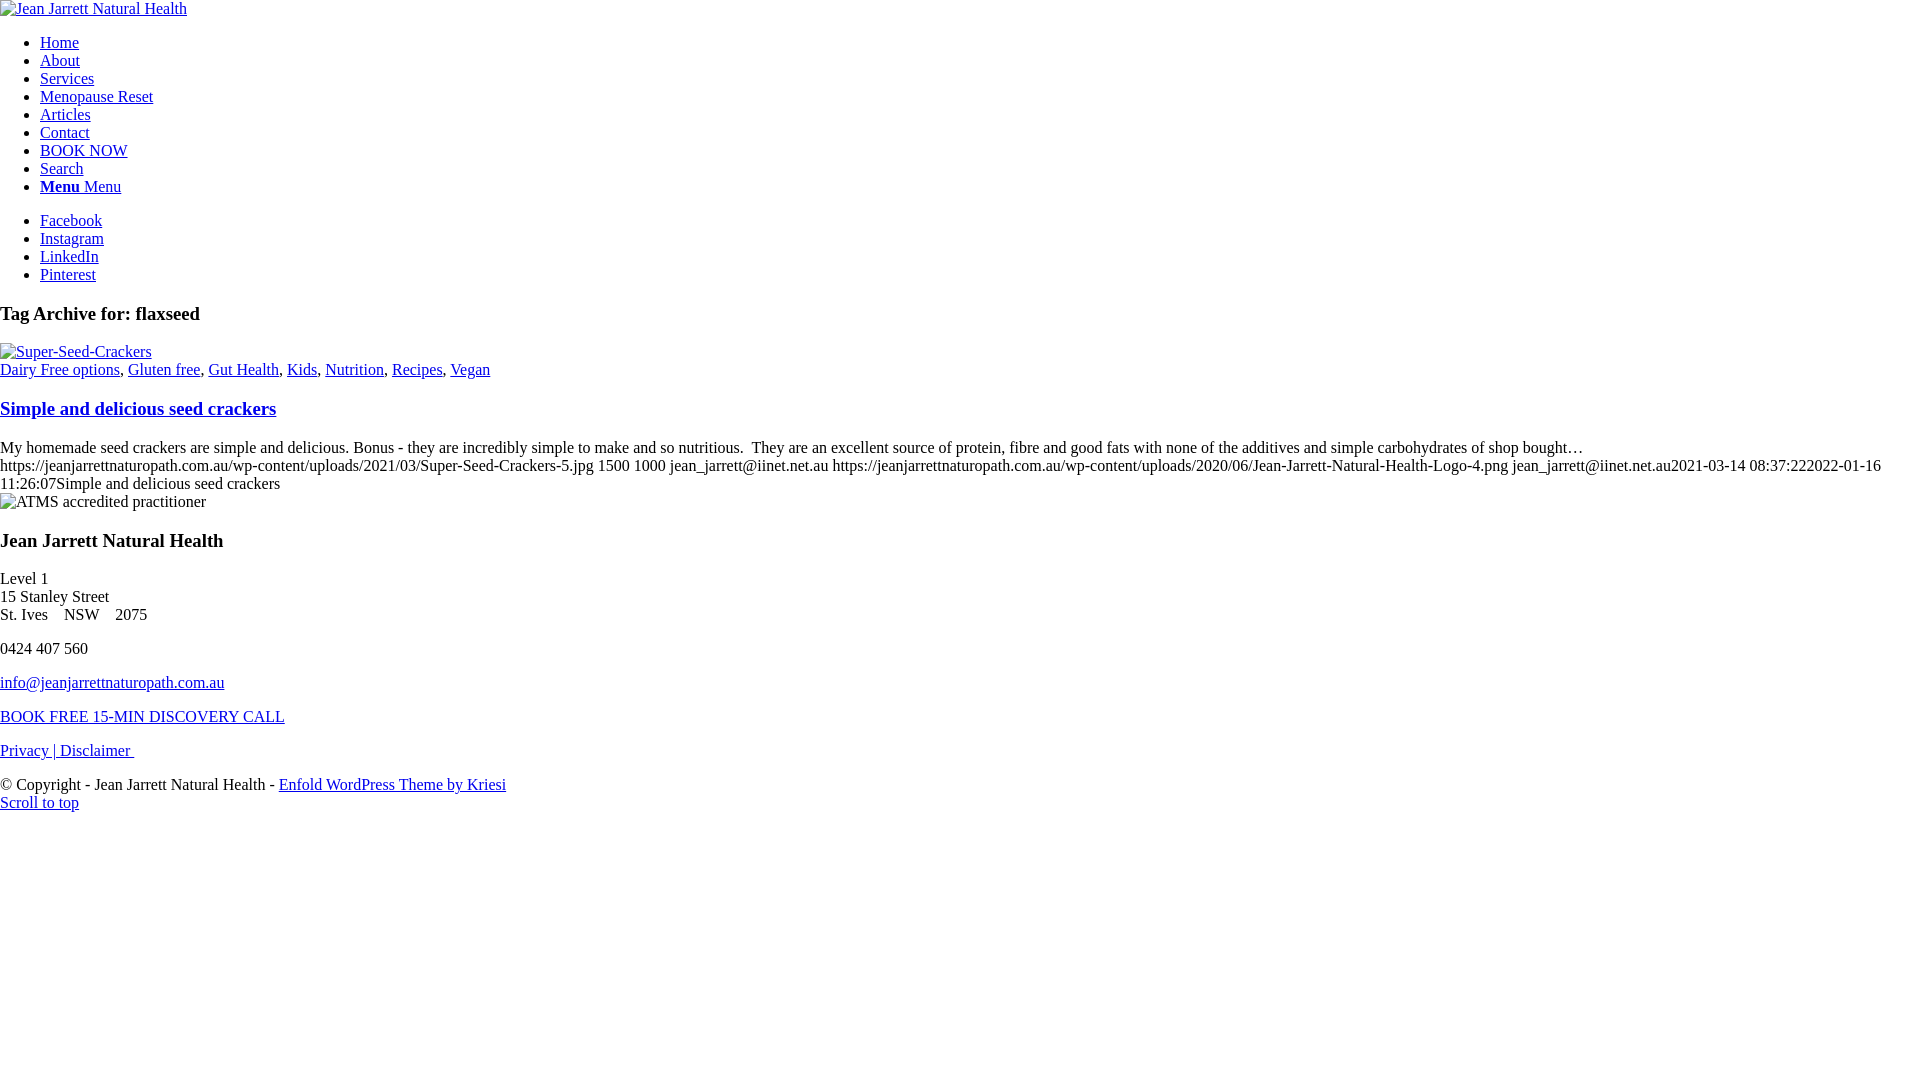  Describe the element at coordinates (80, 186) in the screenshot. I see `'Menu Menu'` at that location.